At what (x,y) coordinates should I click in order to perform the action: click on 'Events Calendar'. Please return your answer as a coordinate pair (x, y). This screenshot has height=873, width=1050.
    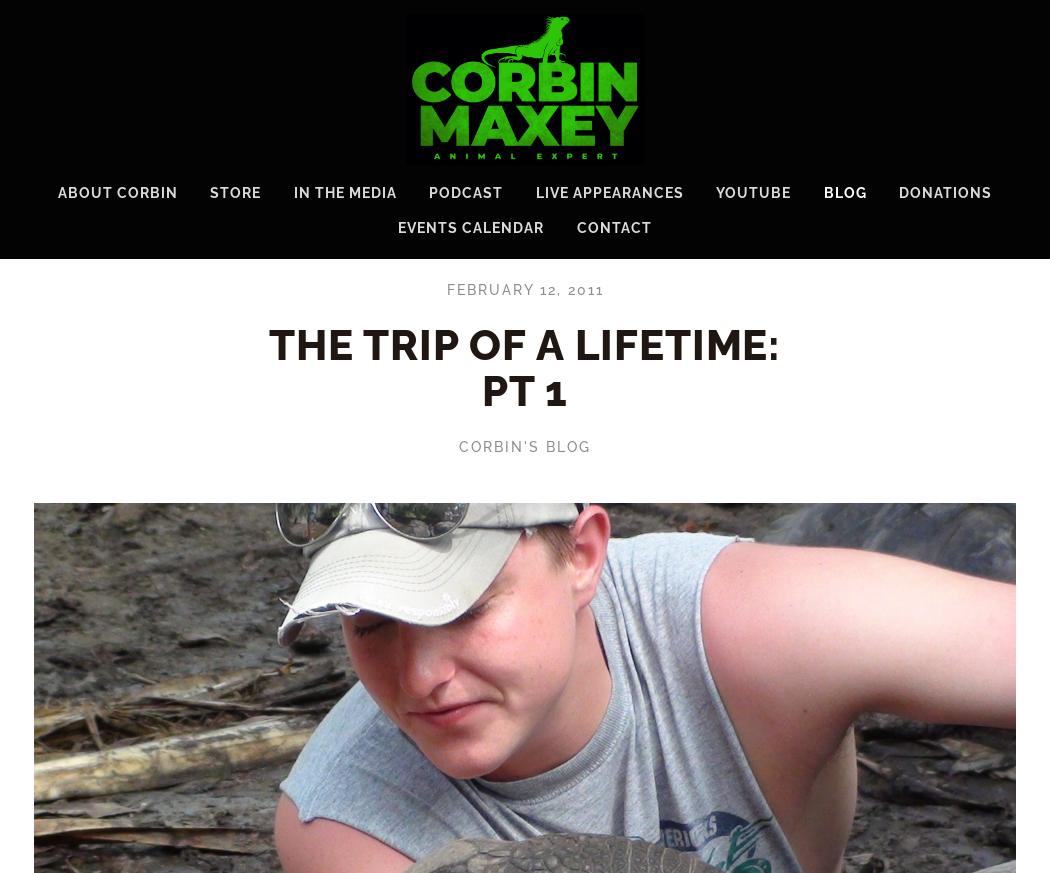
    Looking at the image, I should click on (471, 225).